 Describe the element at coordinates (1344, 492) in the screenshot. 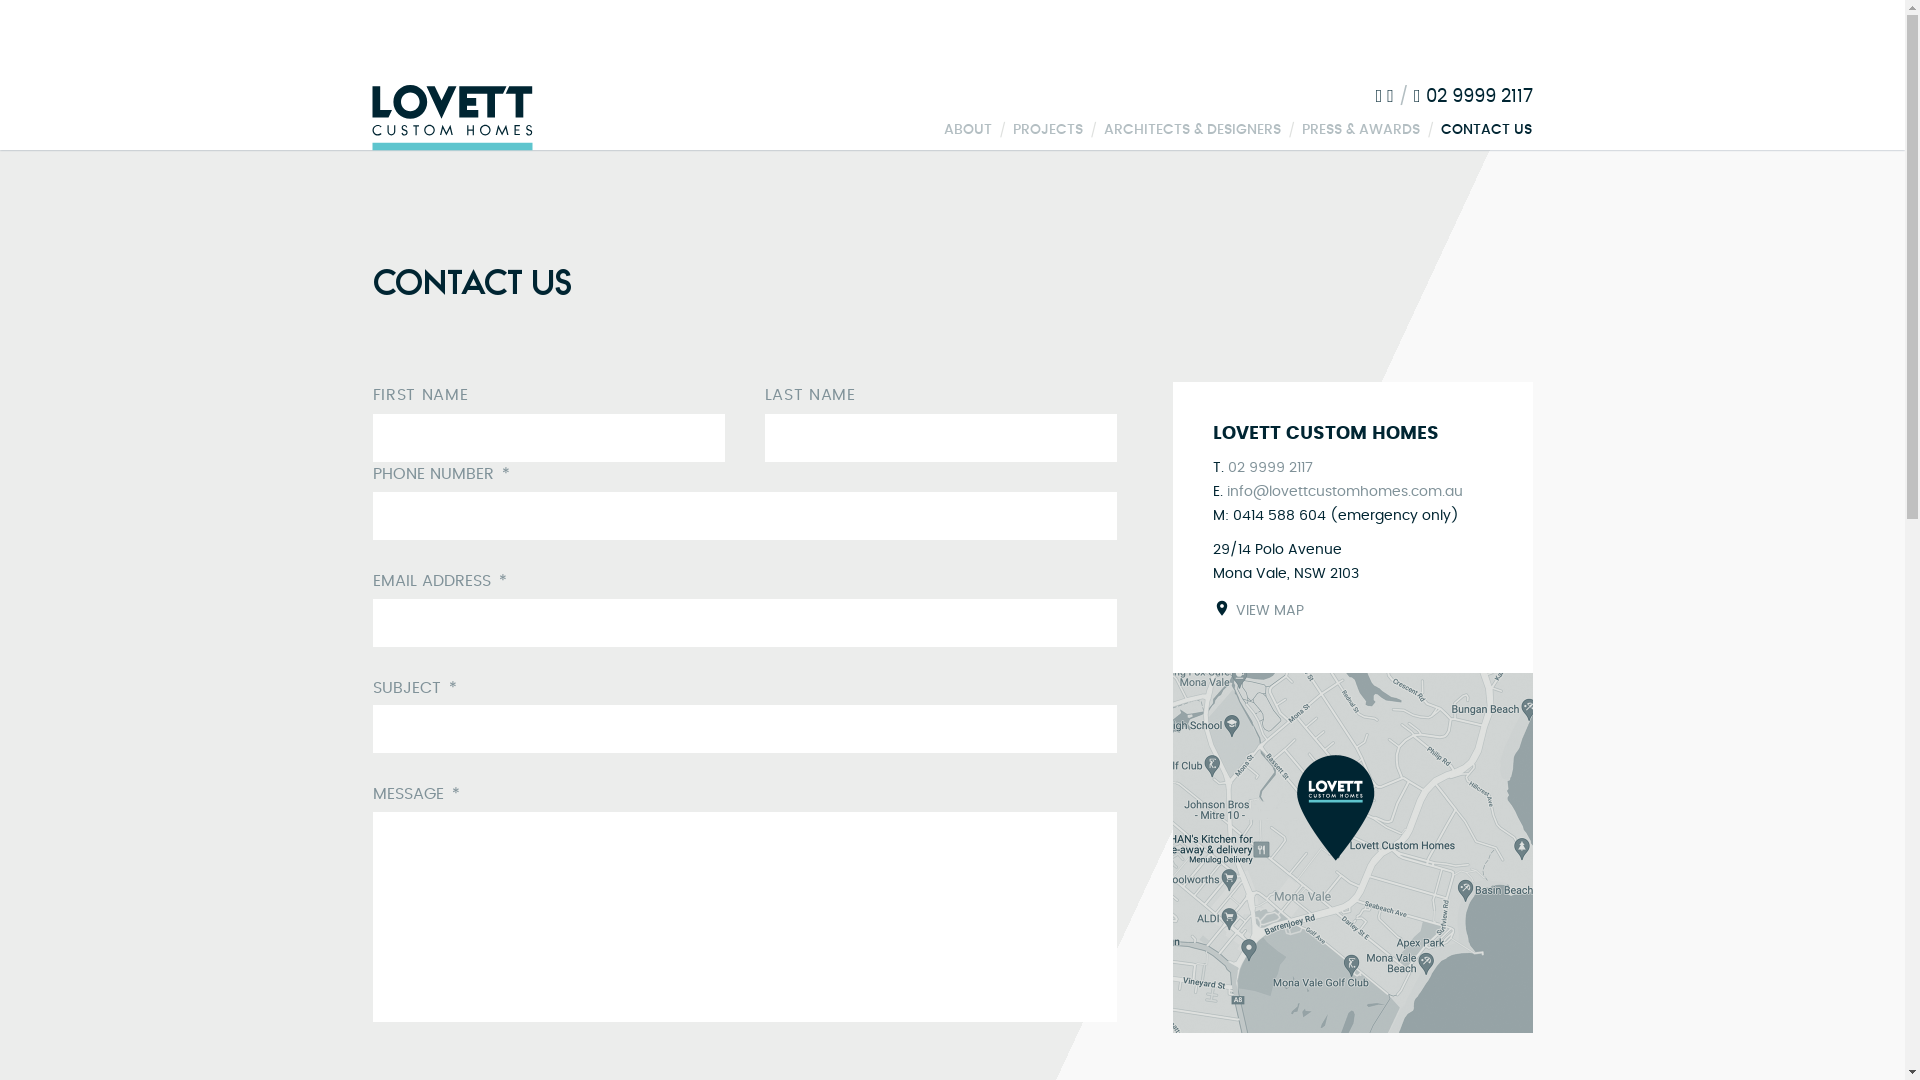

I see `'info@lovettcustomhomes.com.au'` at that location.